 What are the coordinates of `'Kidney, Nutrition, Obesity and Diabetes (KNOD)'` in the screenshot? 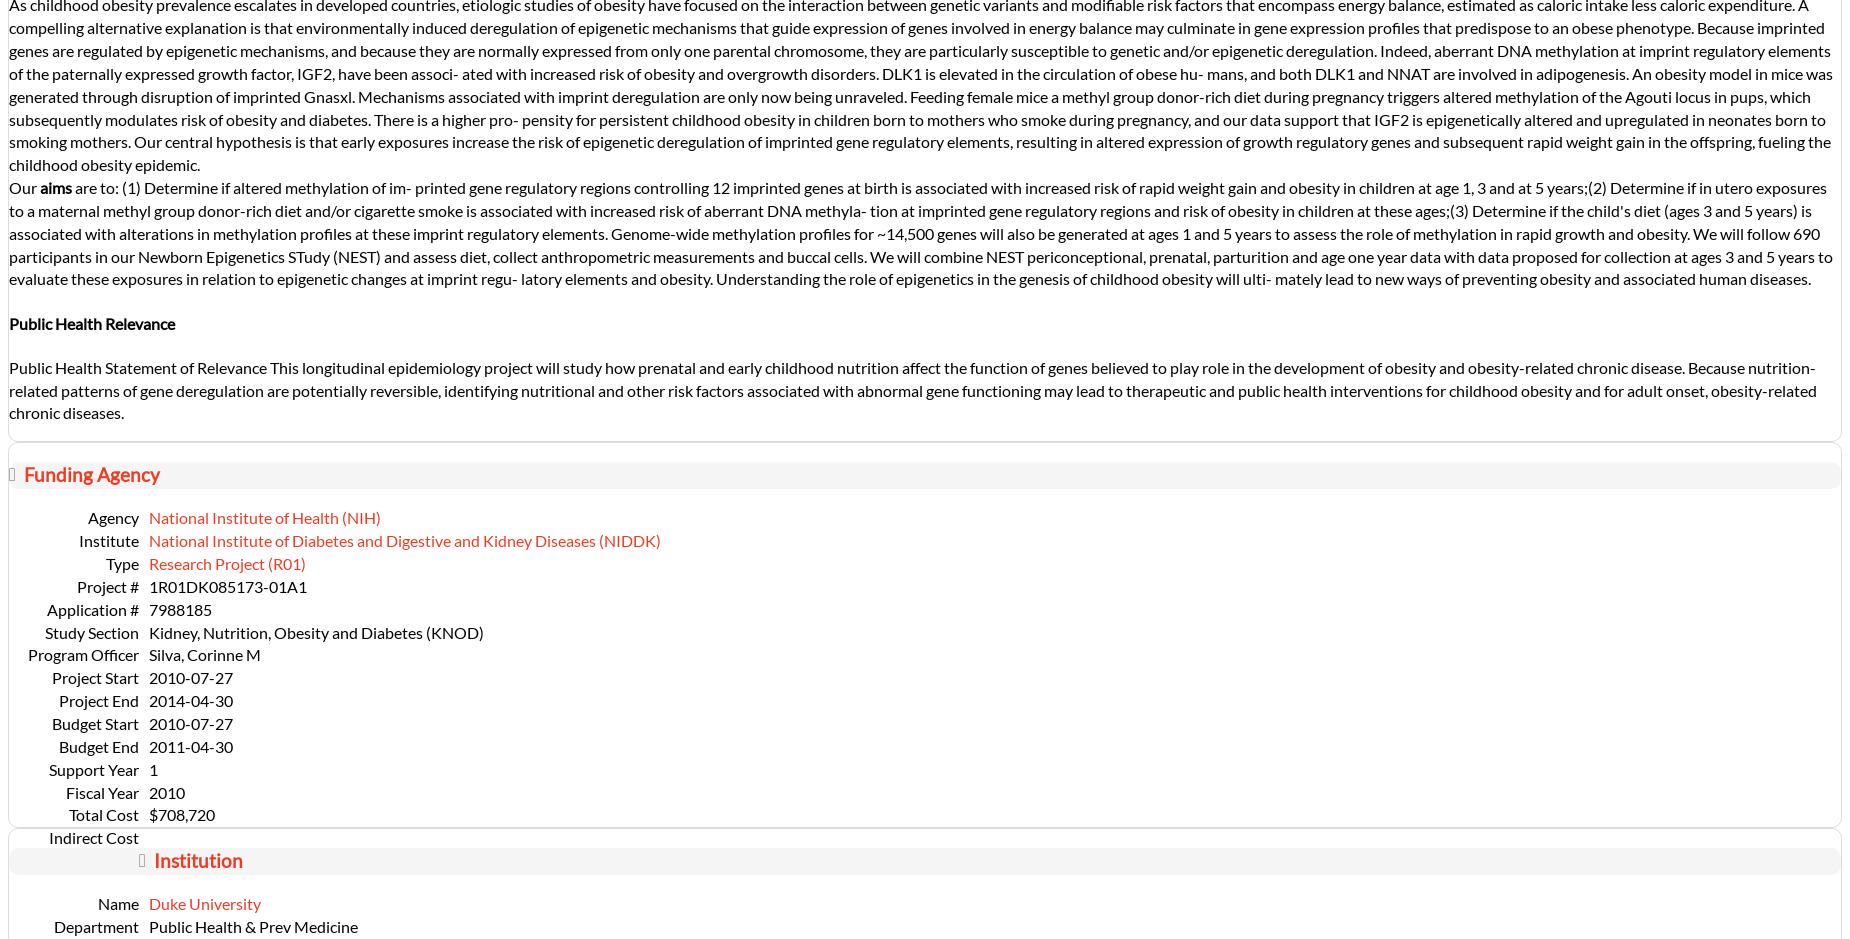 It's located at (315, 630).